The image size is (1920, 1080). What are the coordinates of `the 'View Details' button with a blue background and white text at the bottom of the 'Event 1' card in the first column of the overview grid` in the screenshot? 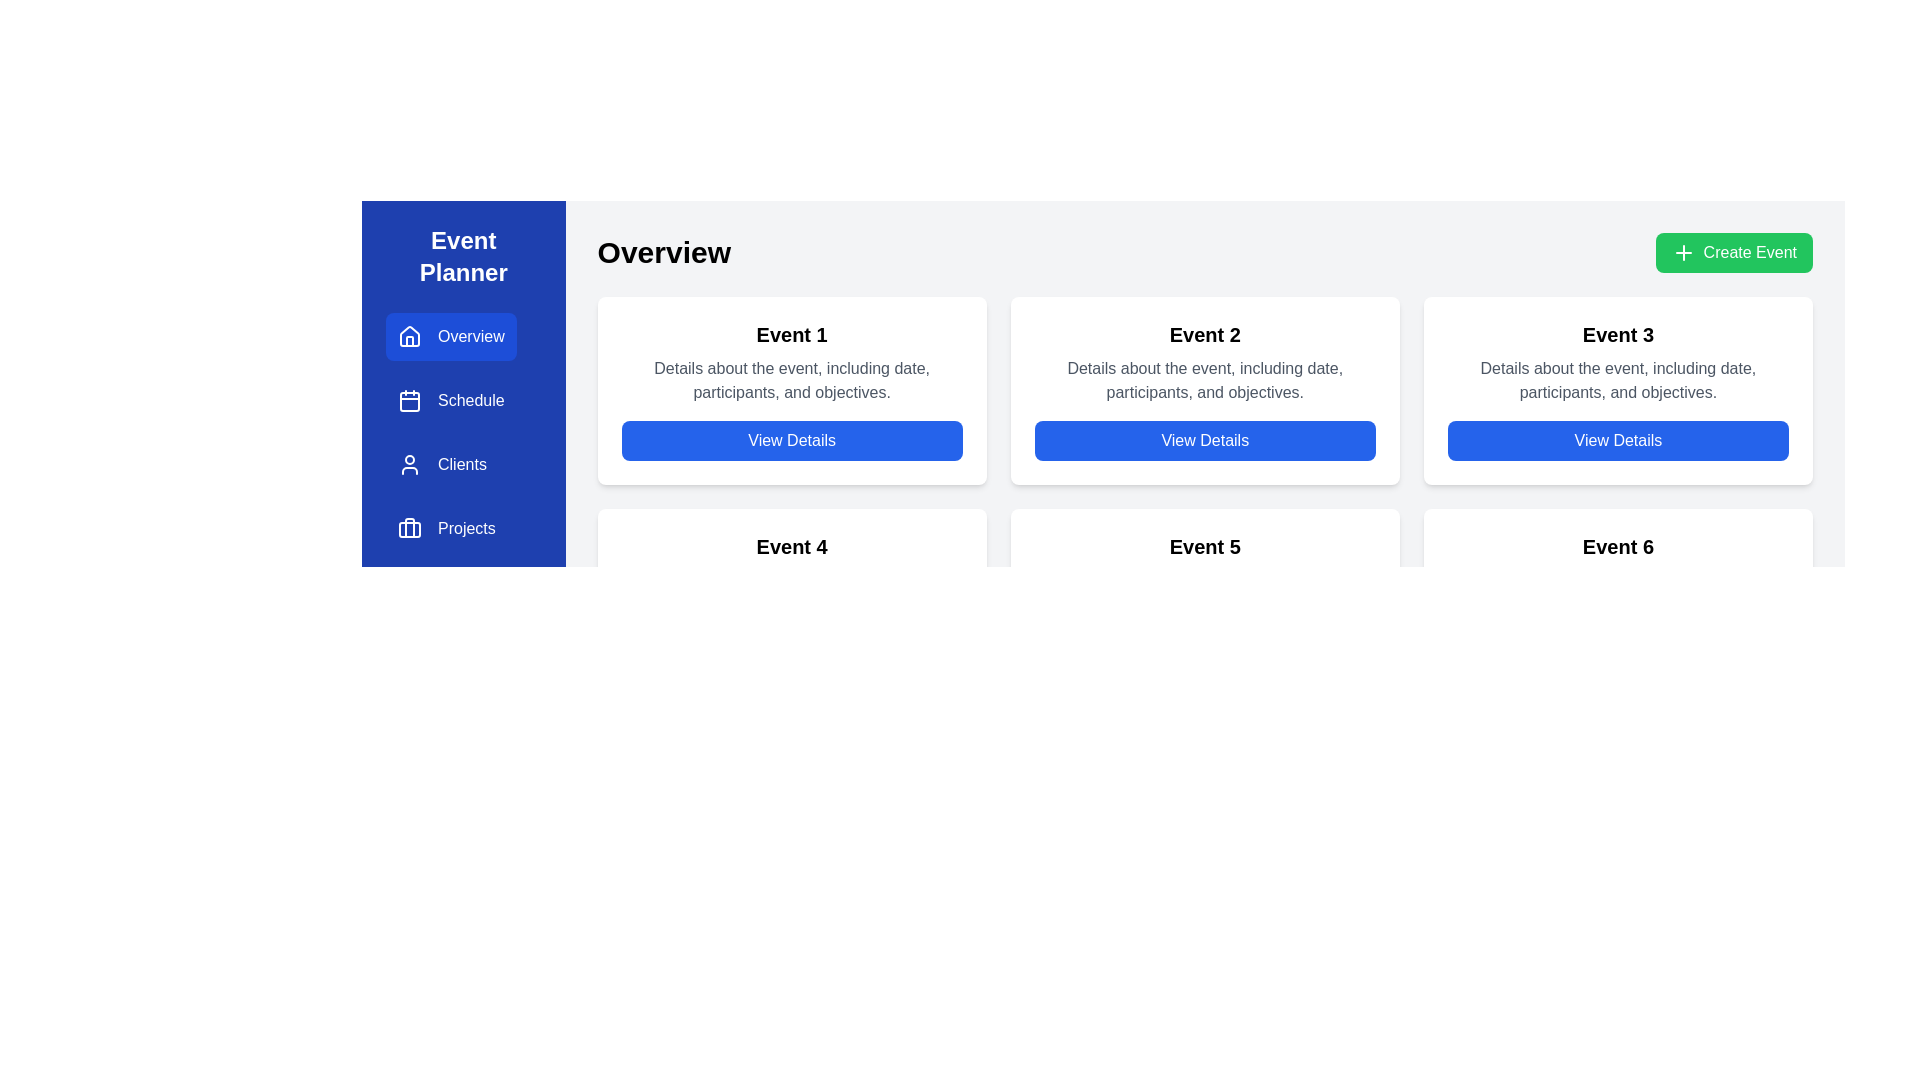 It's located at (791, 439).